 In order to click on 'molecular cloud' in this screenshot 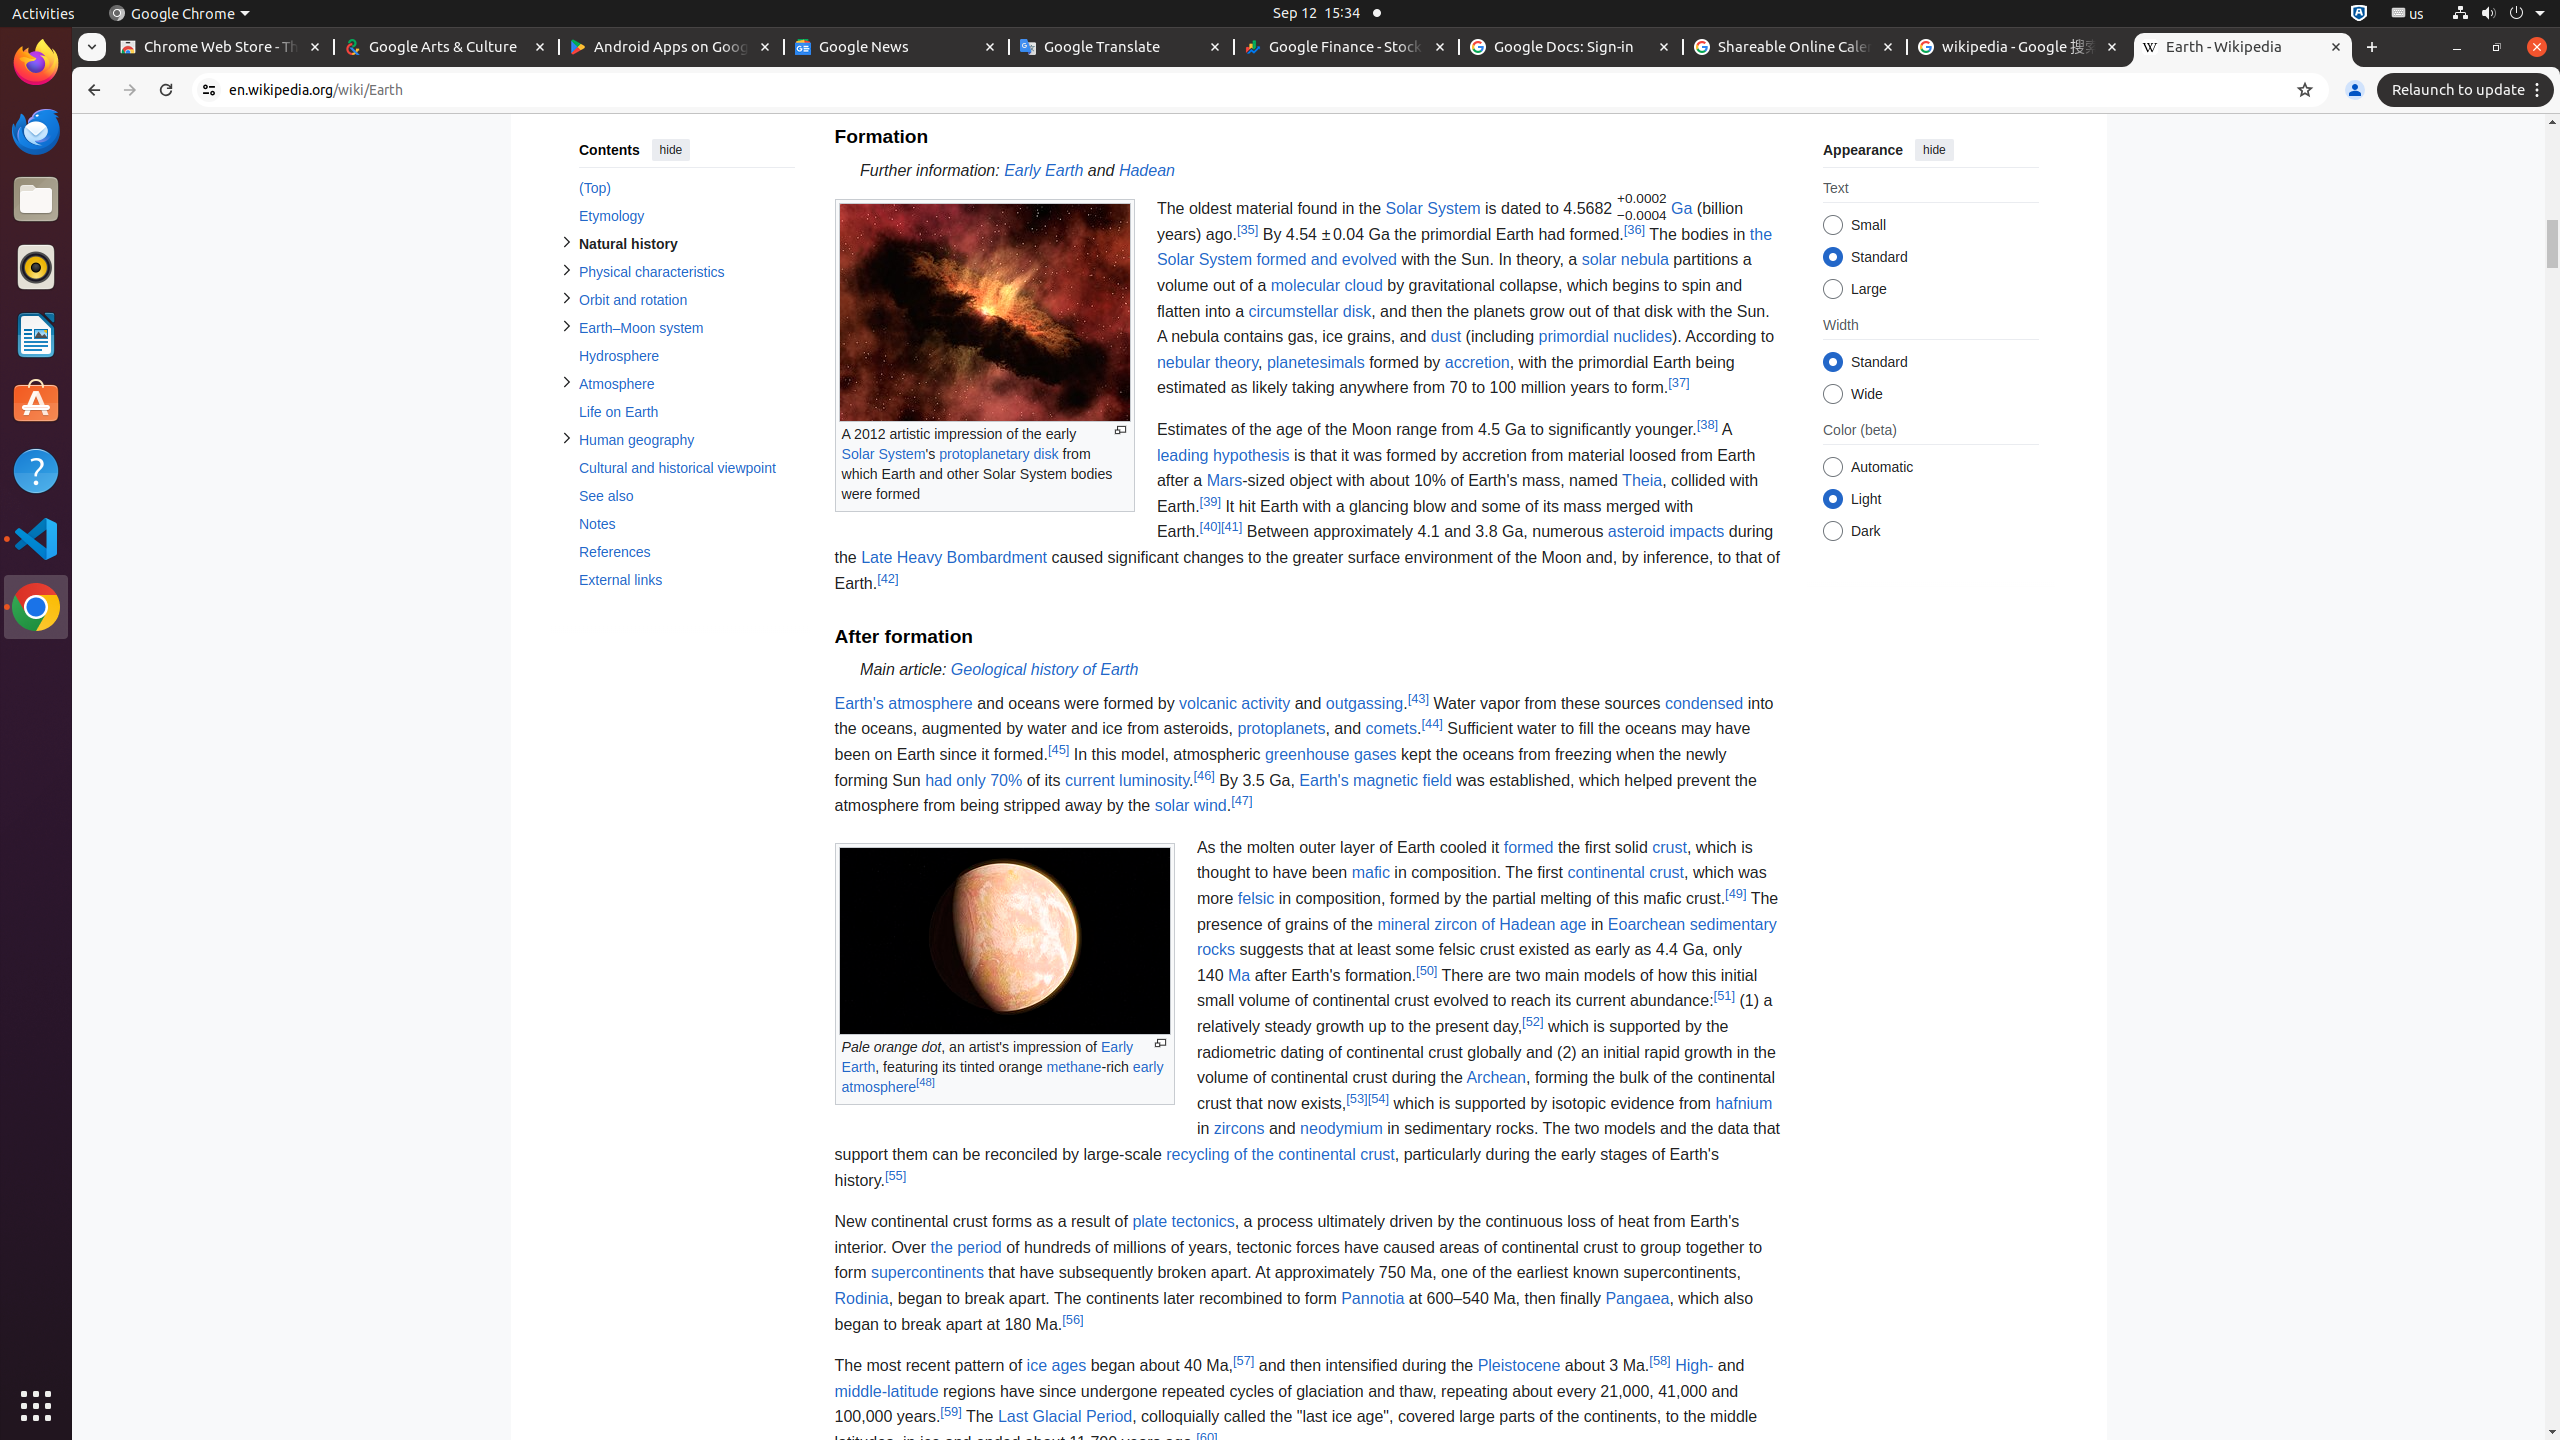, I will do `click(1325, 284)`.